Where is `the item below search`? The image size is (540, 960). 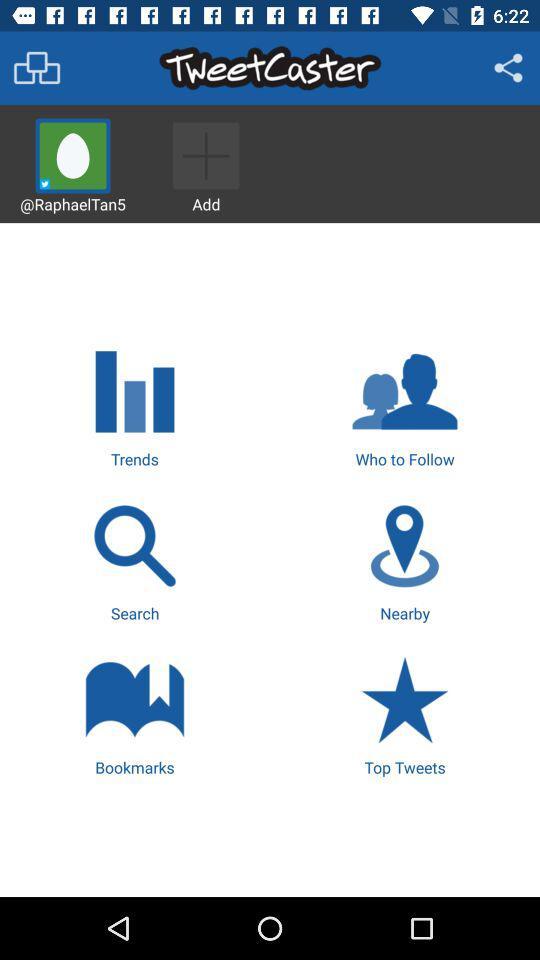 the item below search is located at coordinates (135, 714).